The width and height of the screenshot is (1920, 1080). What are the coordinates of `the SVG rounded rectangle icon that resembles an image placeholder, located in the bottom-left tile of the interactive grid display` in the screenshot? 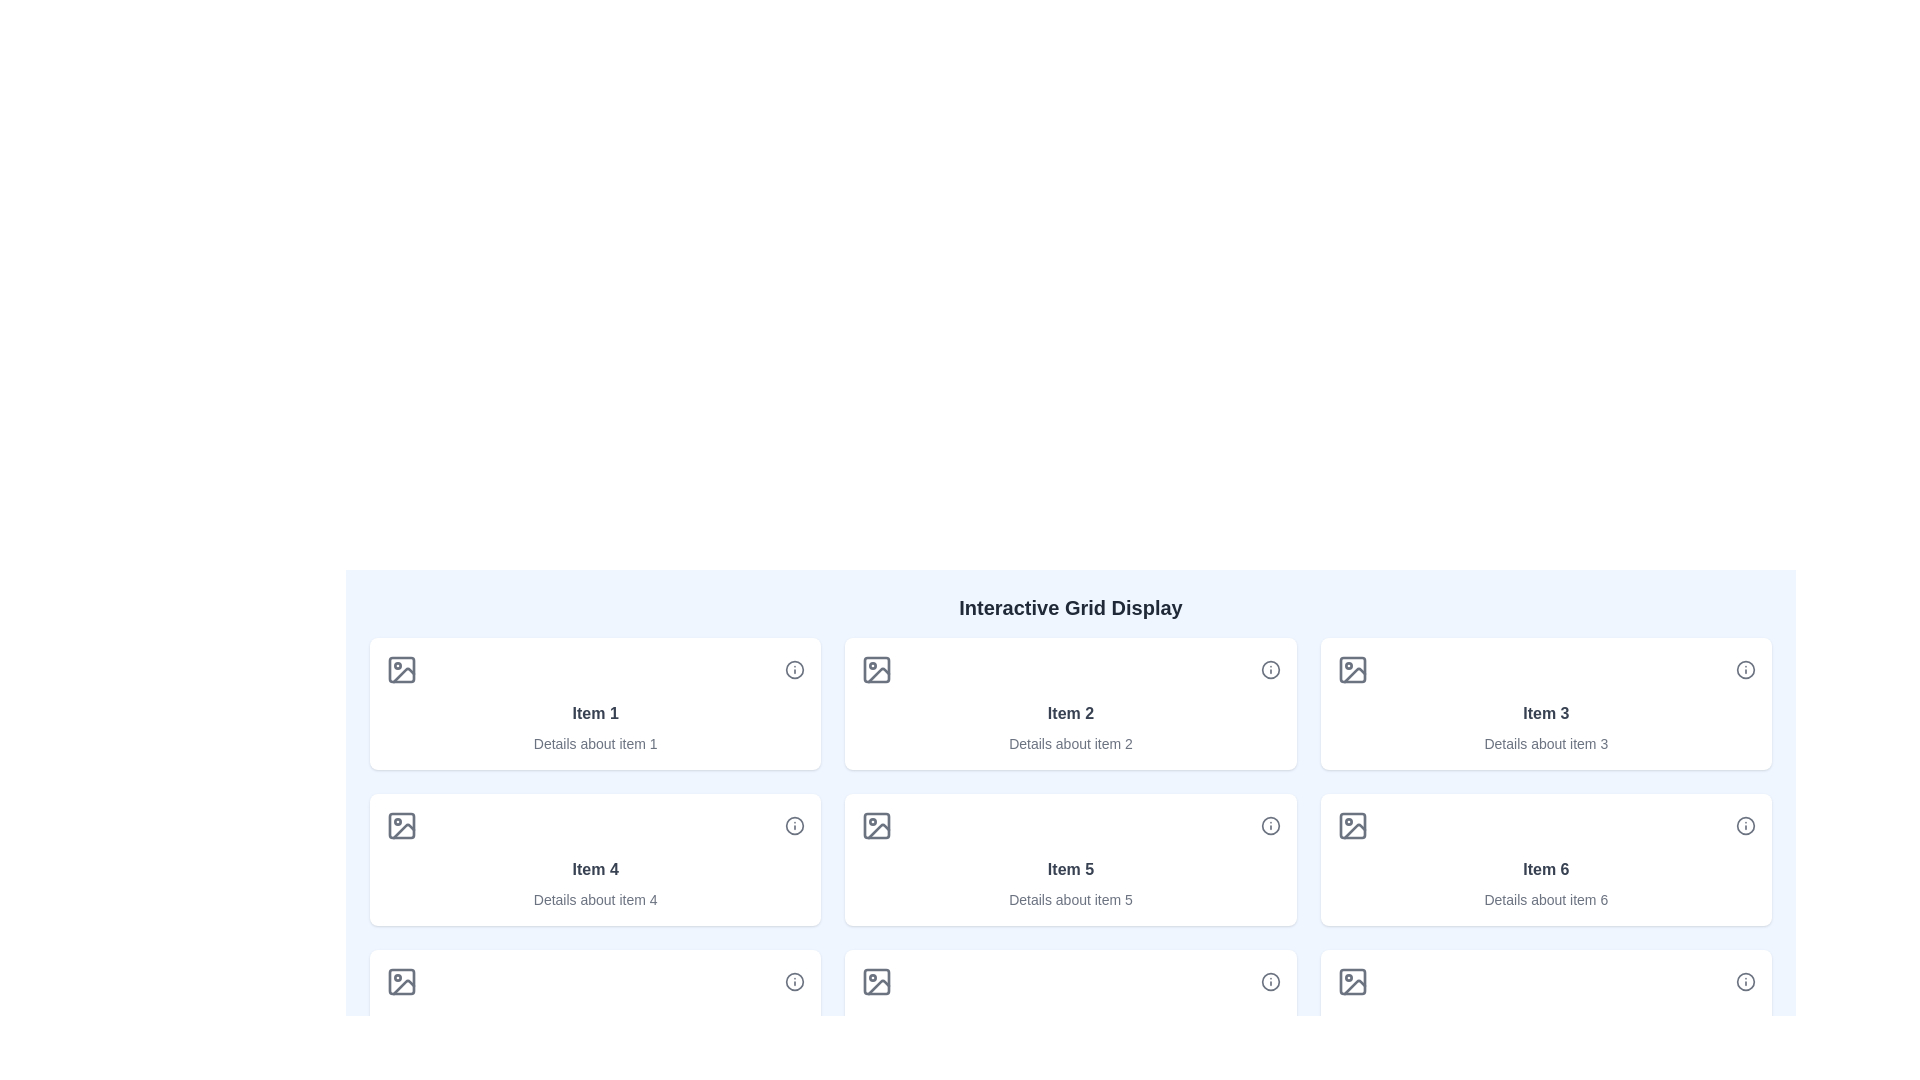 It's located at (401, 981).